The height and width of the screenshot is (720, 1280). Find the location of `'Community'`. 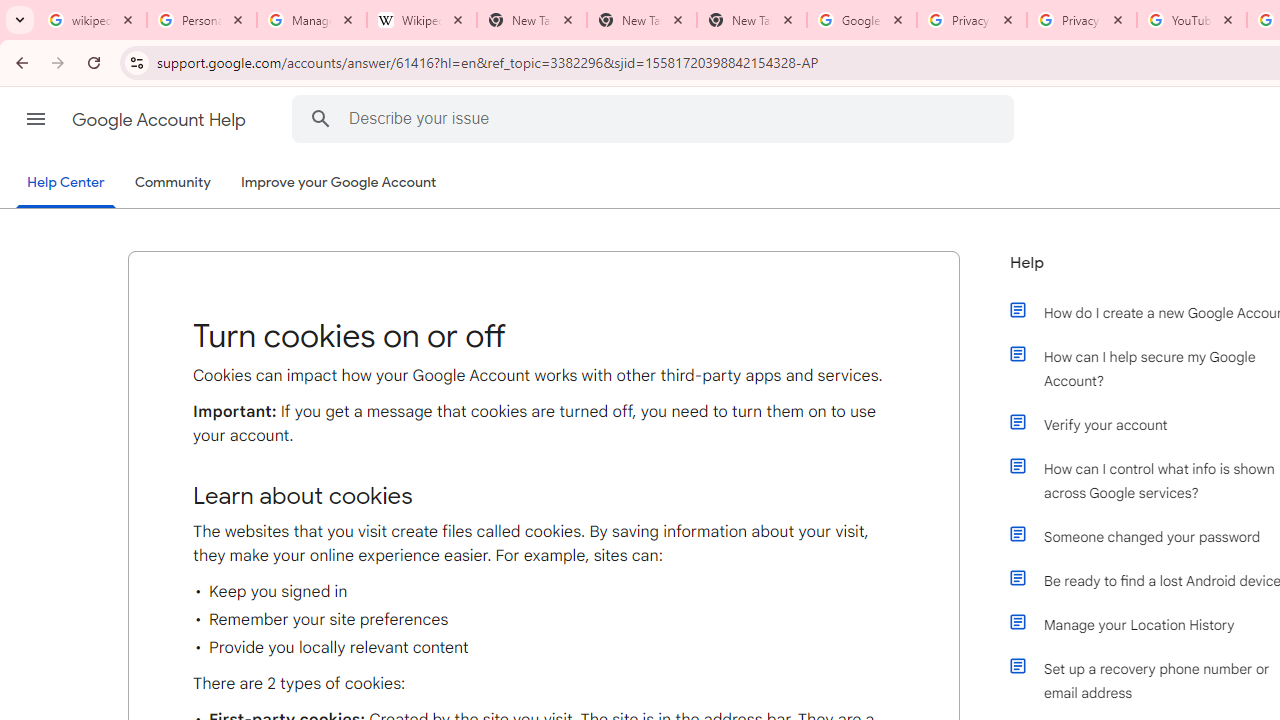

'Community' is located at coordinates (172, 183).